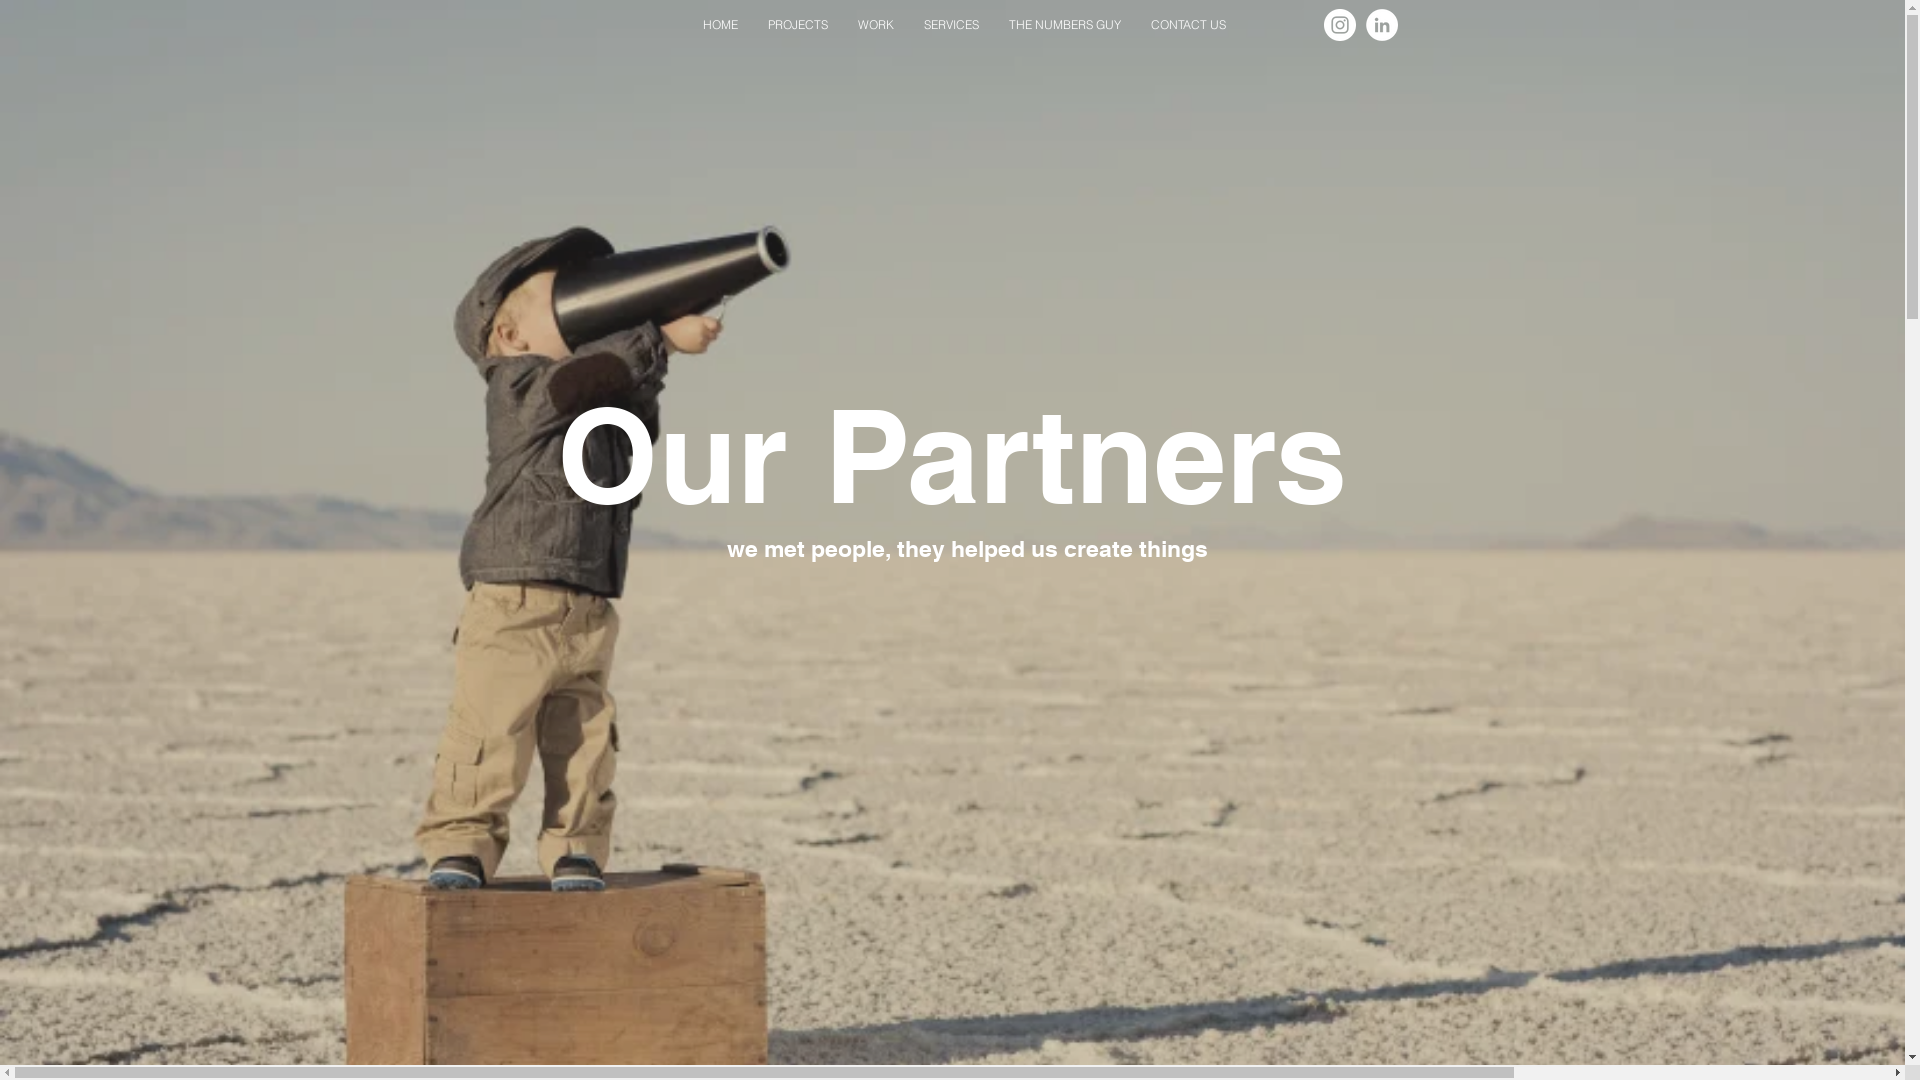 The height and width of the screenshot is (1080, 1920). Describe the element at coordinates (687, 24) in the screenshot. I see `'HOME'` at that location.